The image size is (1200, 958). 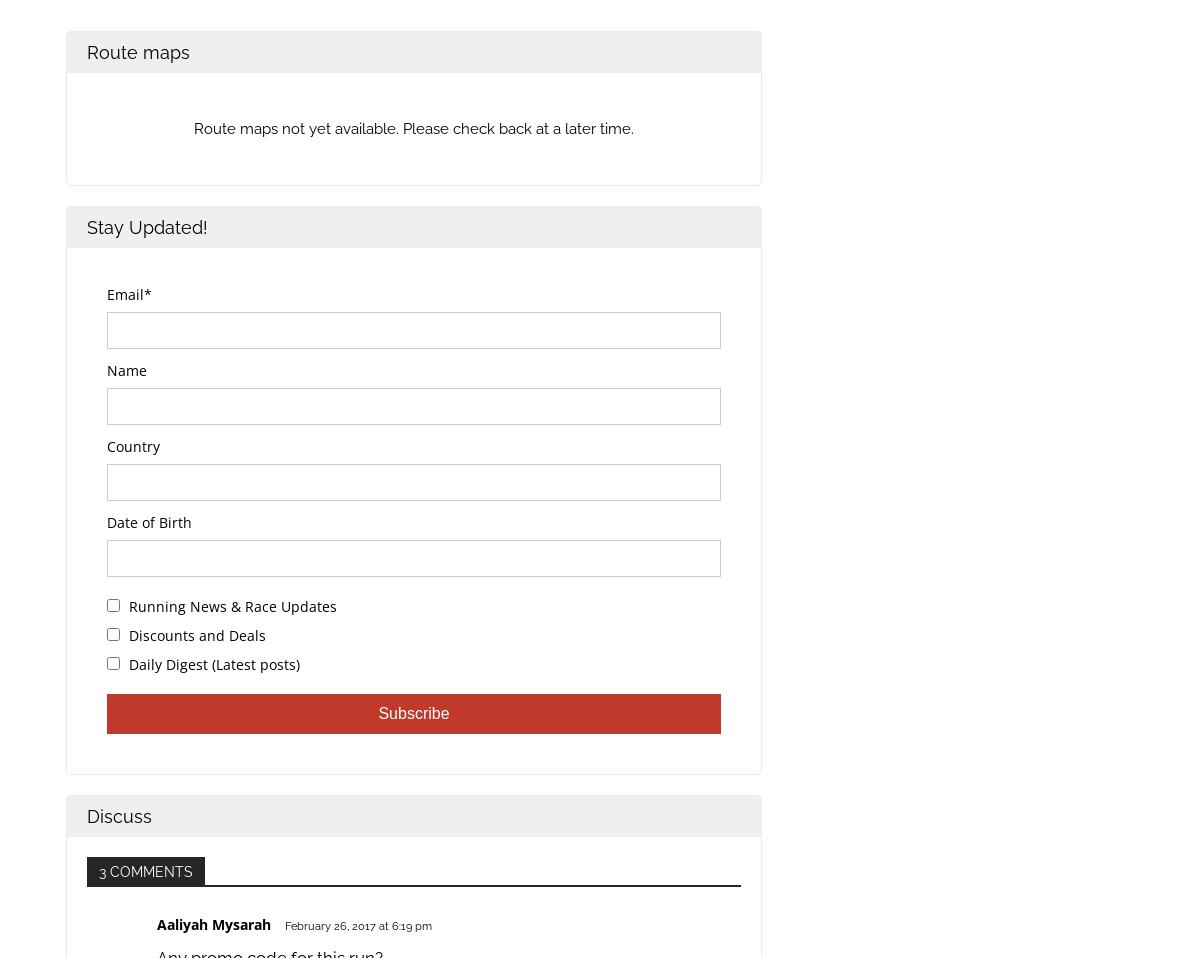 What do you see at coordinates (77, 226) in the screenshot?
I see `'Stay Updated!'` at bounding box center [77, 226].